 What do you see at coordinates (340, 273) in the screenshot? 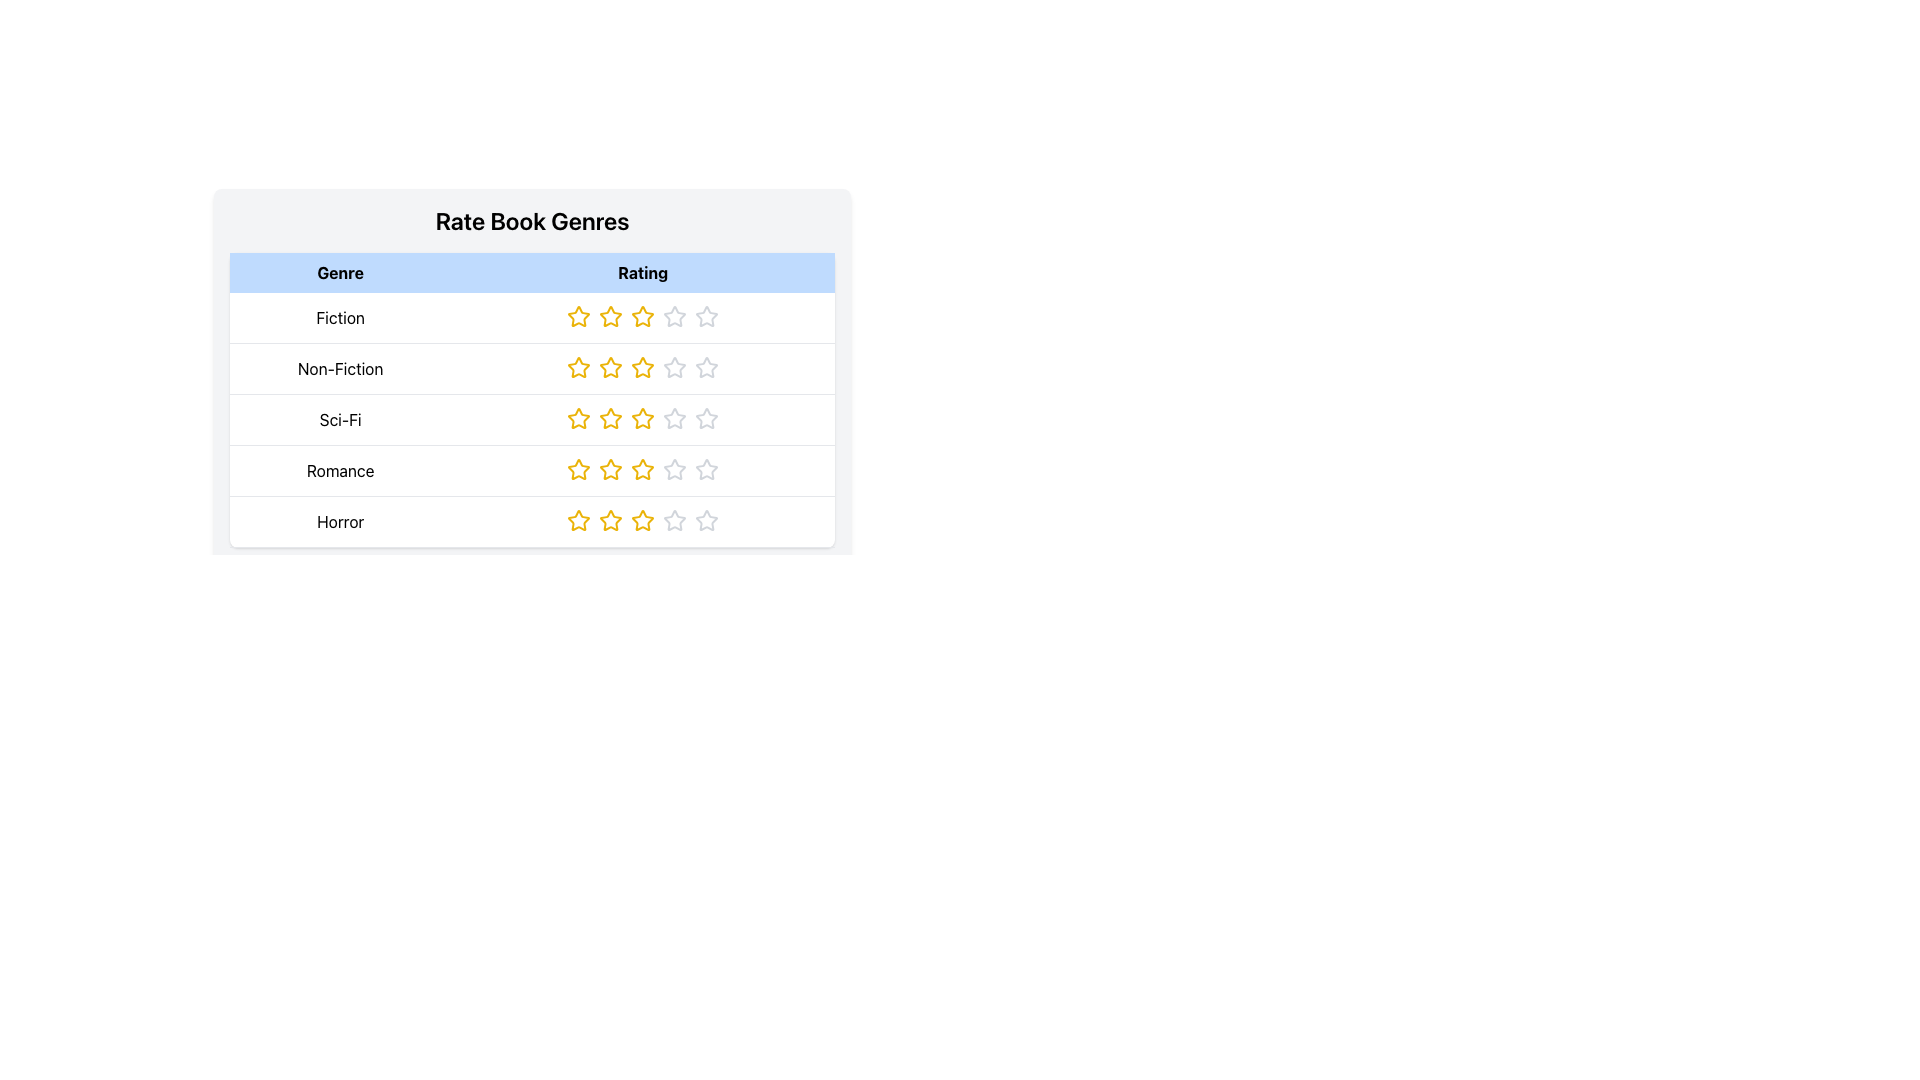
I see `the 'Genre' text label, which is a bold black font on a light blue background, located on the far left of the 'GenreRating' header row` at bounding box center [340, 273].